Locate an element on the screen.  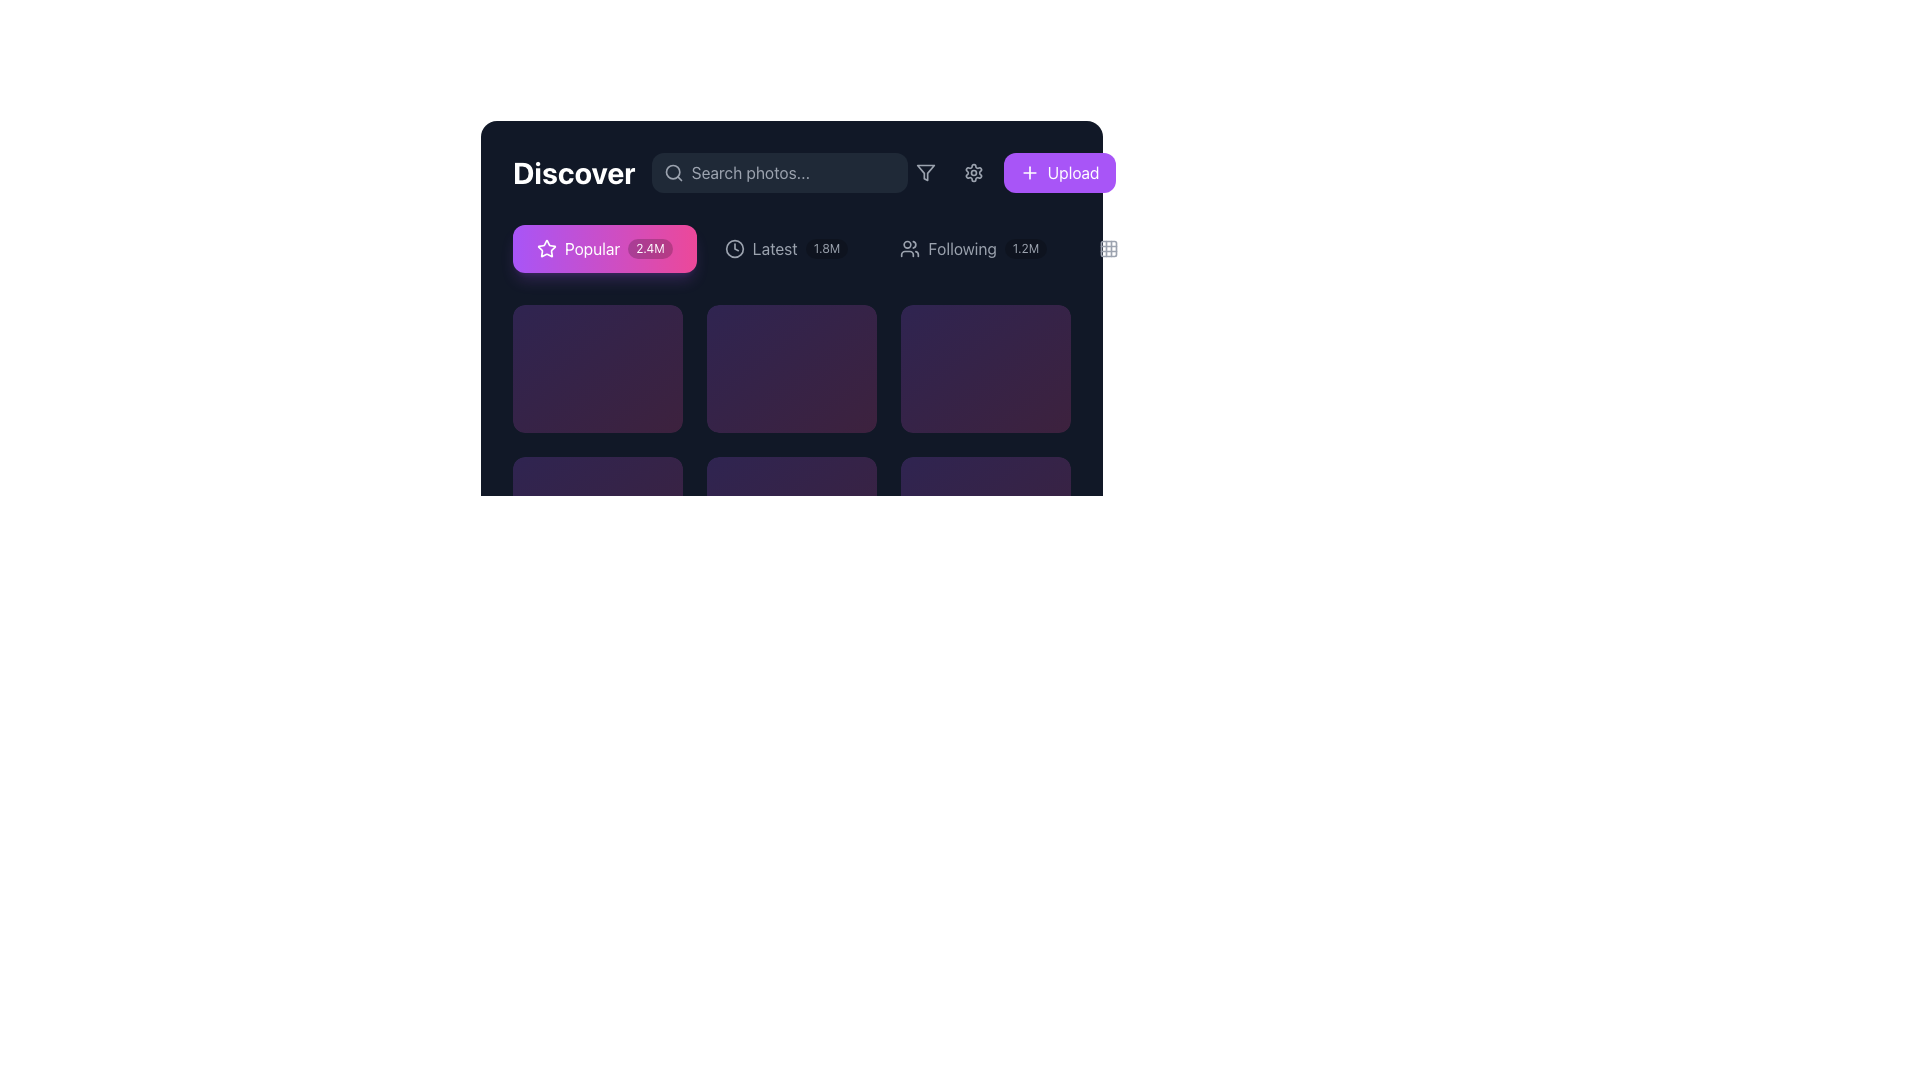
the gear-shaped settings icon located at the top-right corner of the interface is located at coordinates (973, 172).